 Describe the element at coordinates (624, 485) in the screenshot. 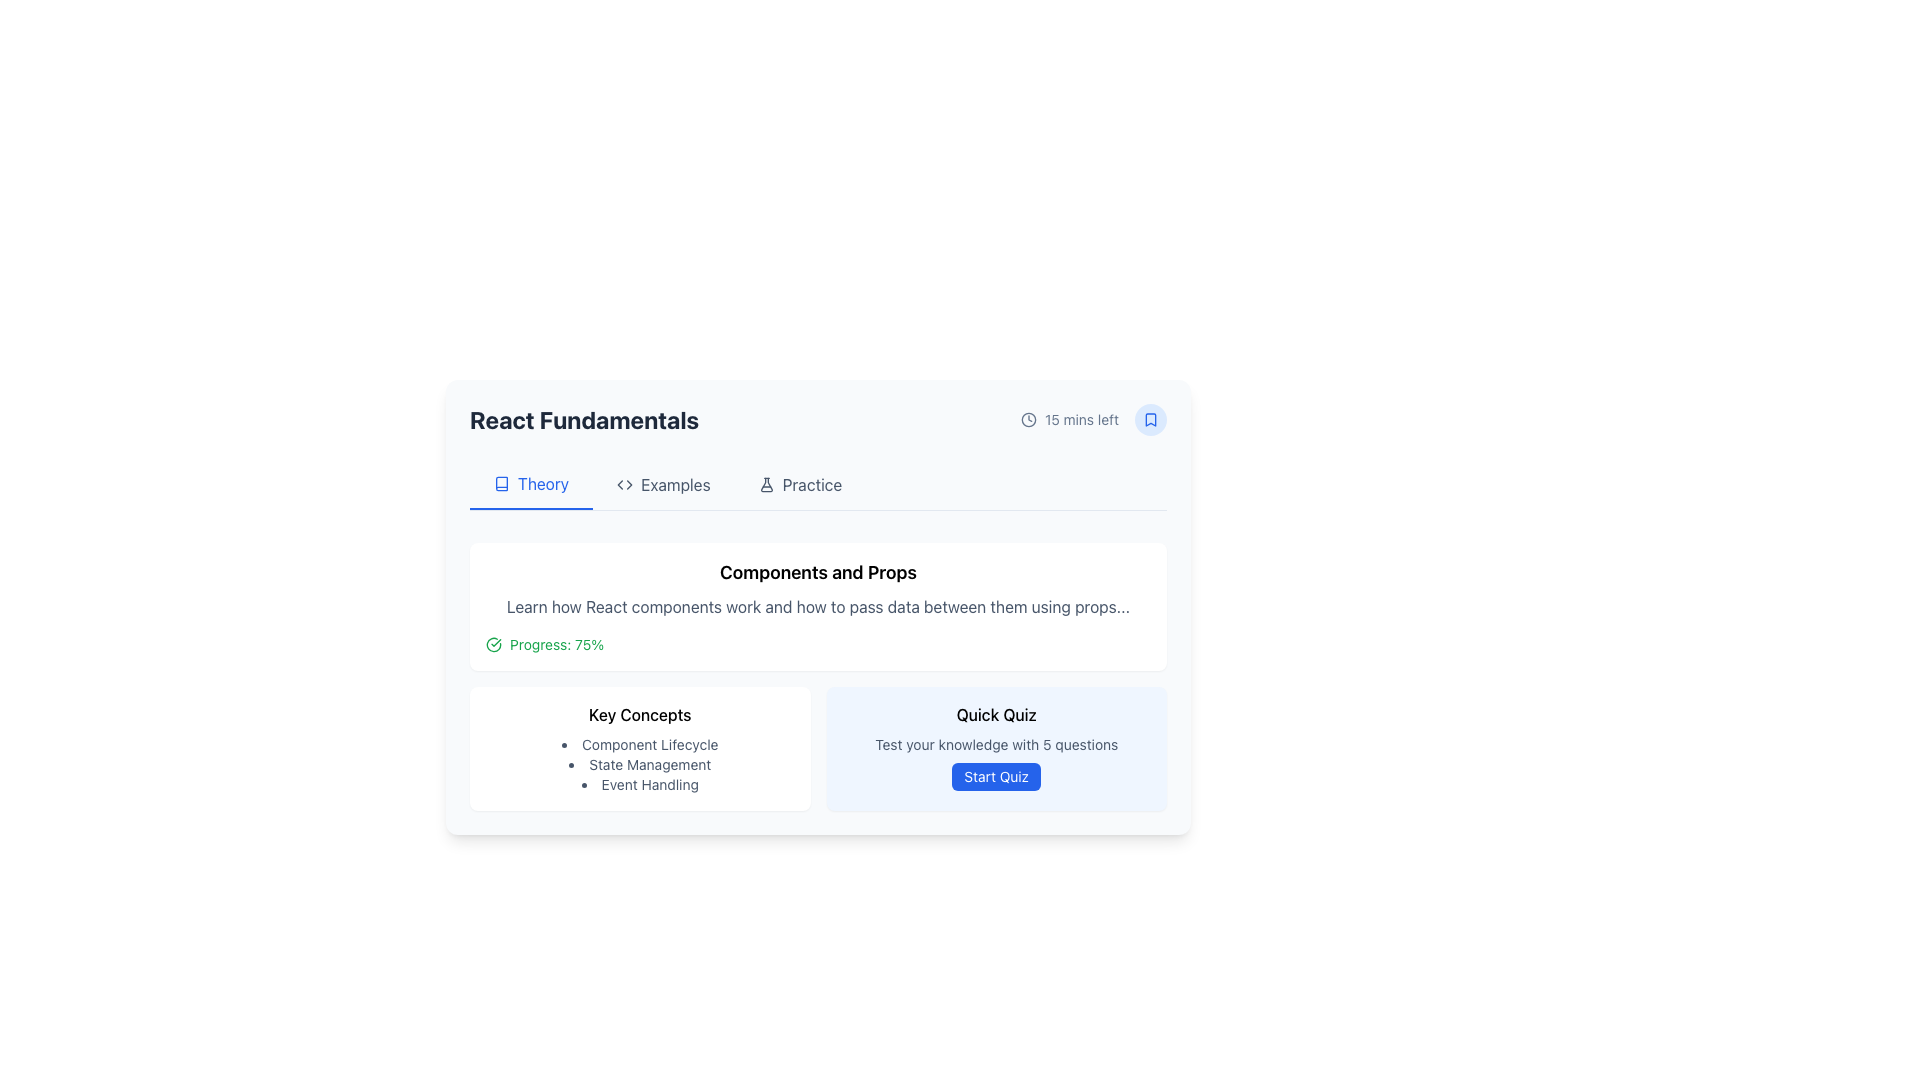

I see `the 'Examples' menu icon located to the left of the text 'Examples'` at that location.